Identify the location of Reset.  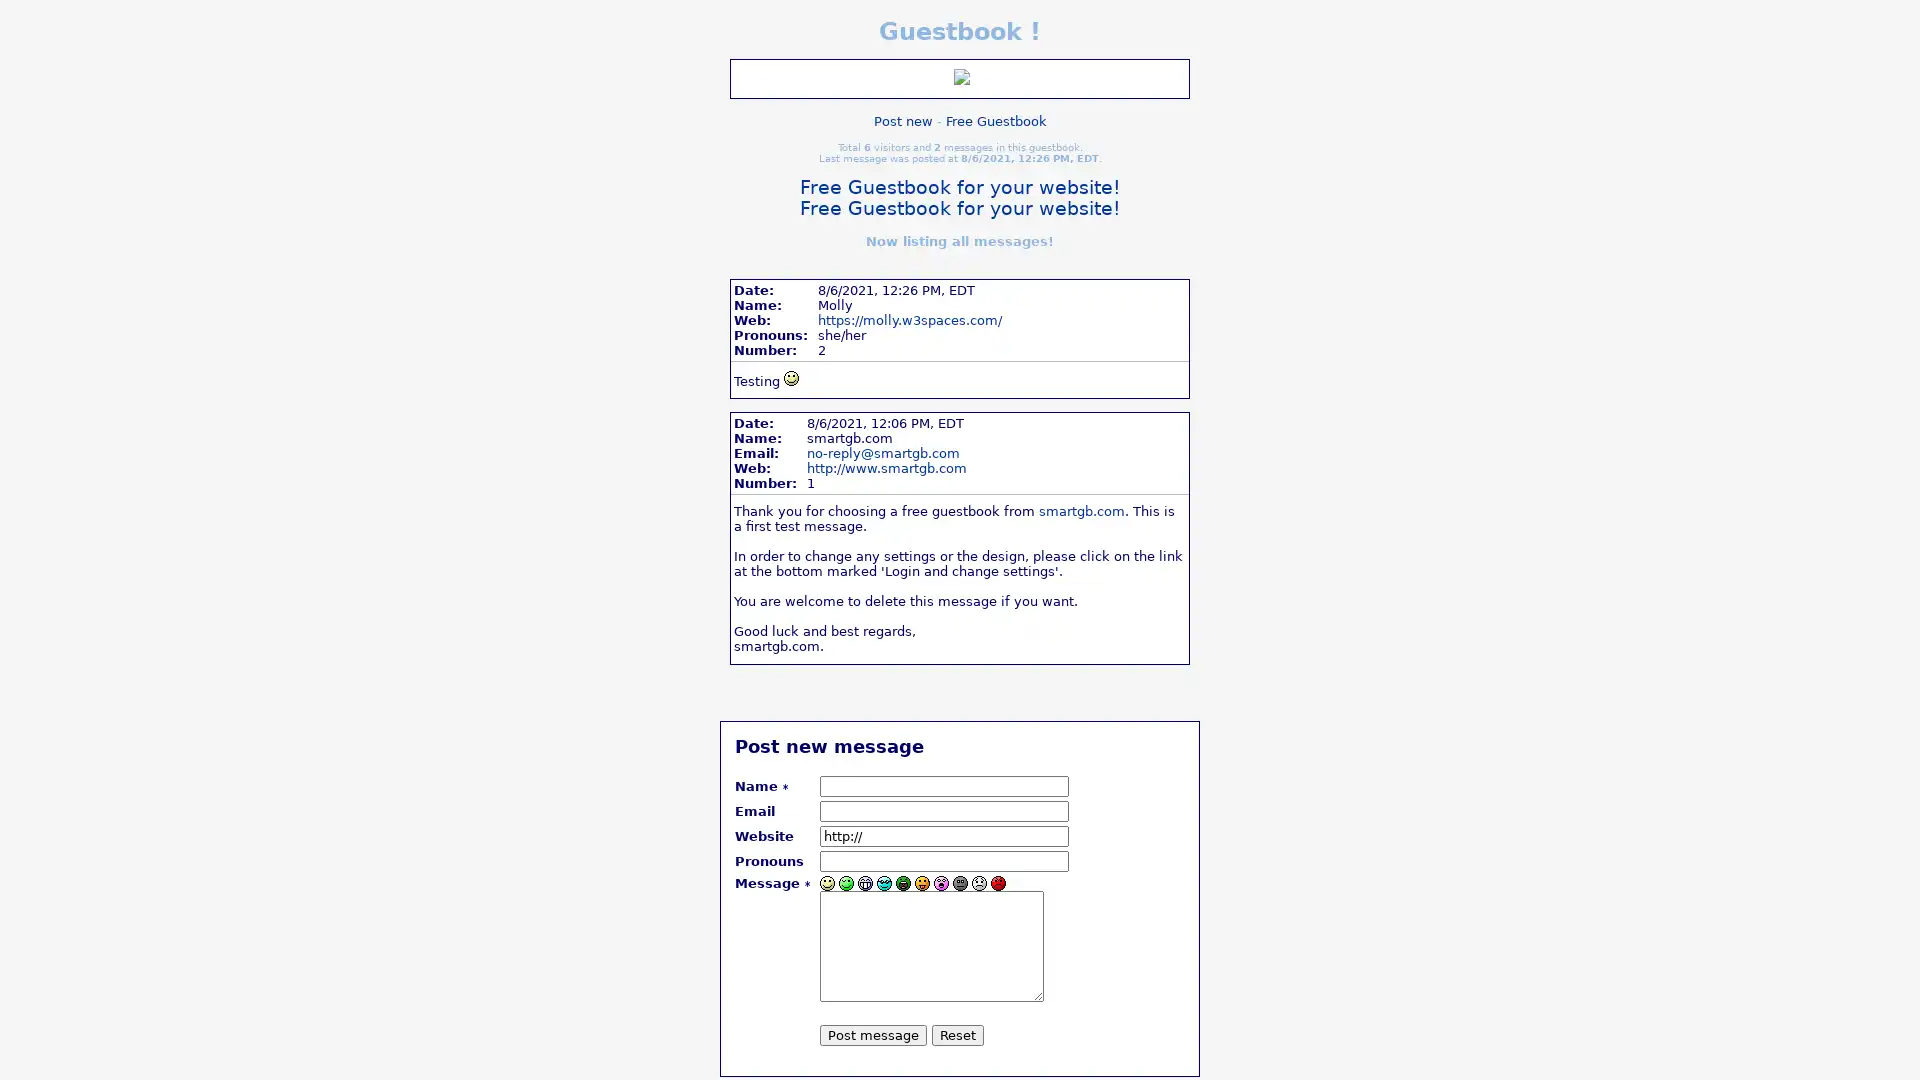
(957, 1034).